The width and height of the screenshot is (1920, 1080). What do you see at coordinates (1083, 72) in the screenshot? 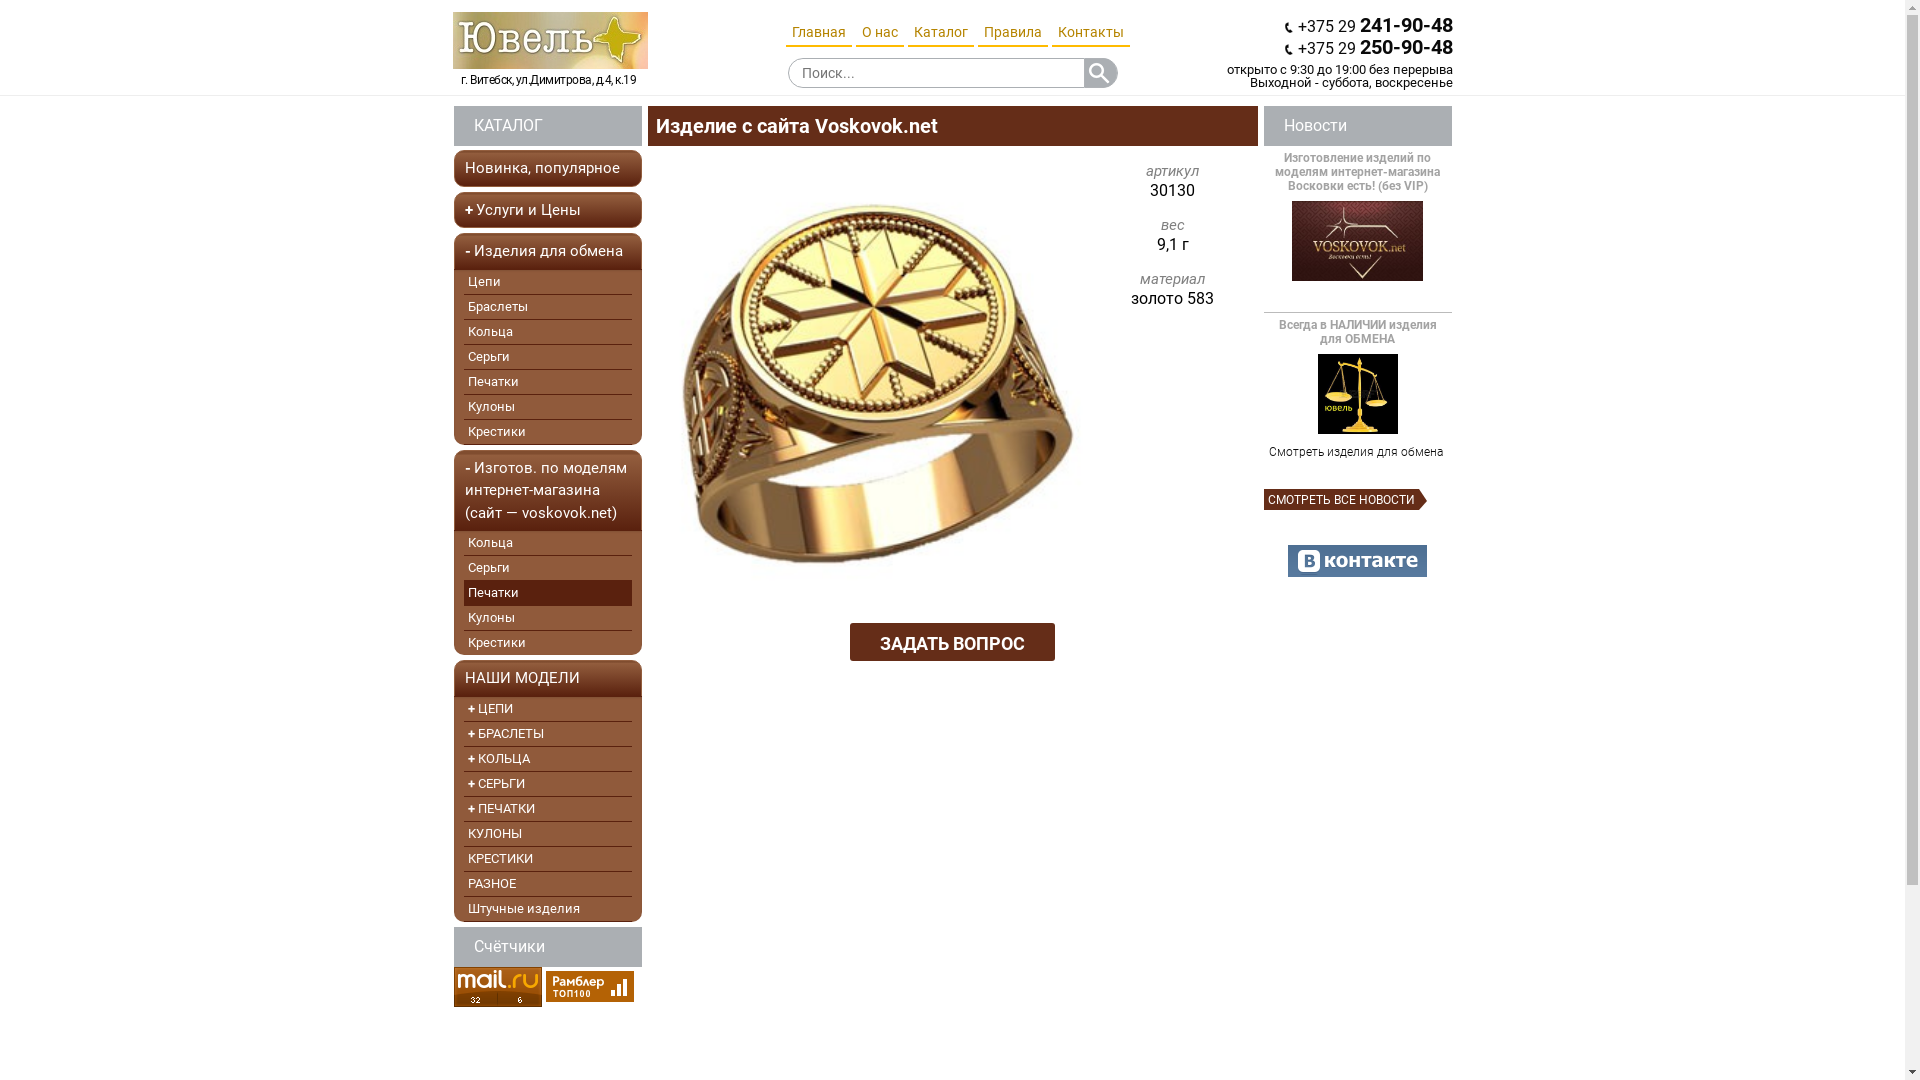
I see `'GO'` at bounding box center [1083, 72].